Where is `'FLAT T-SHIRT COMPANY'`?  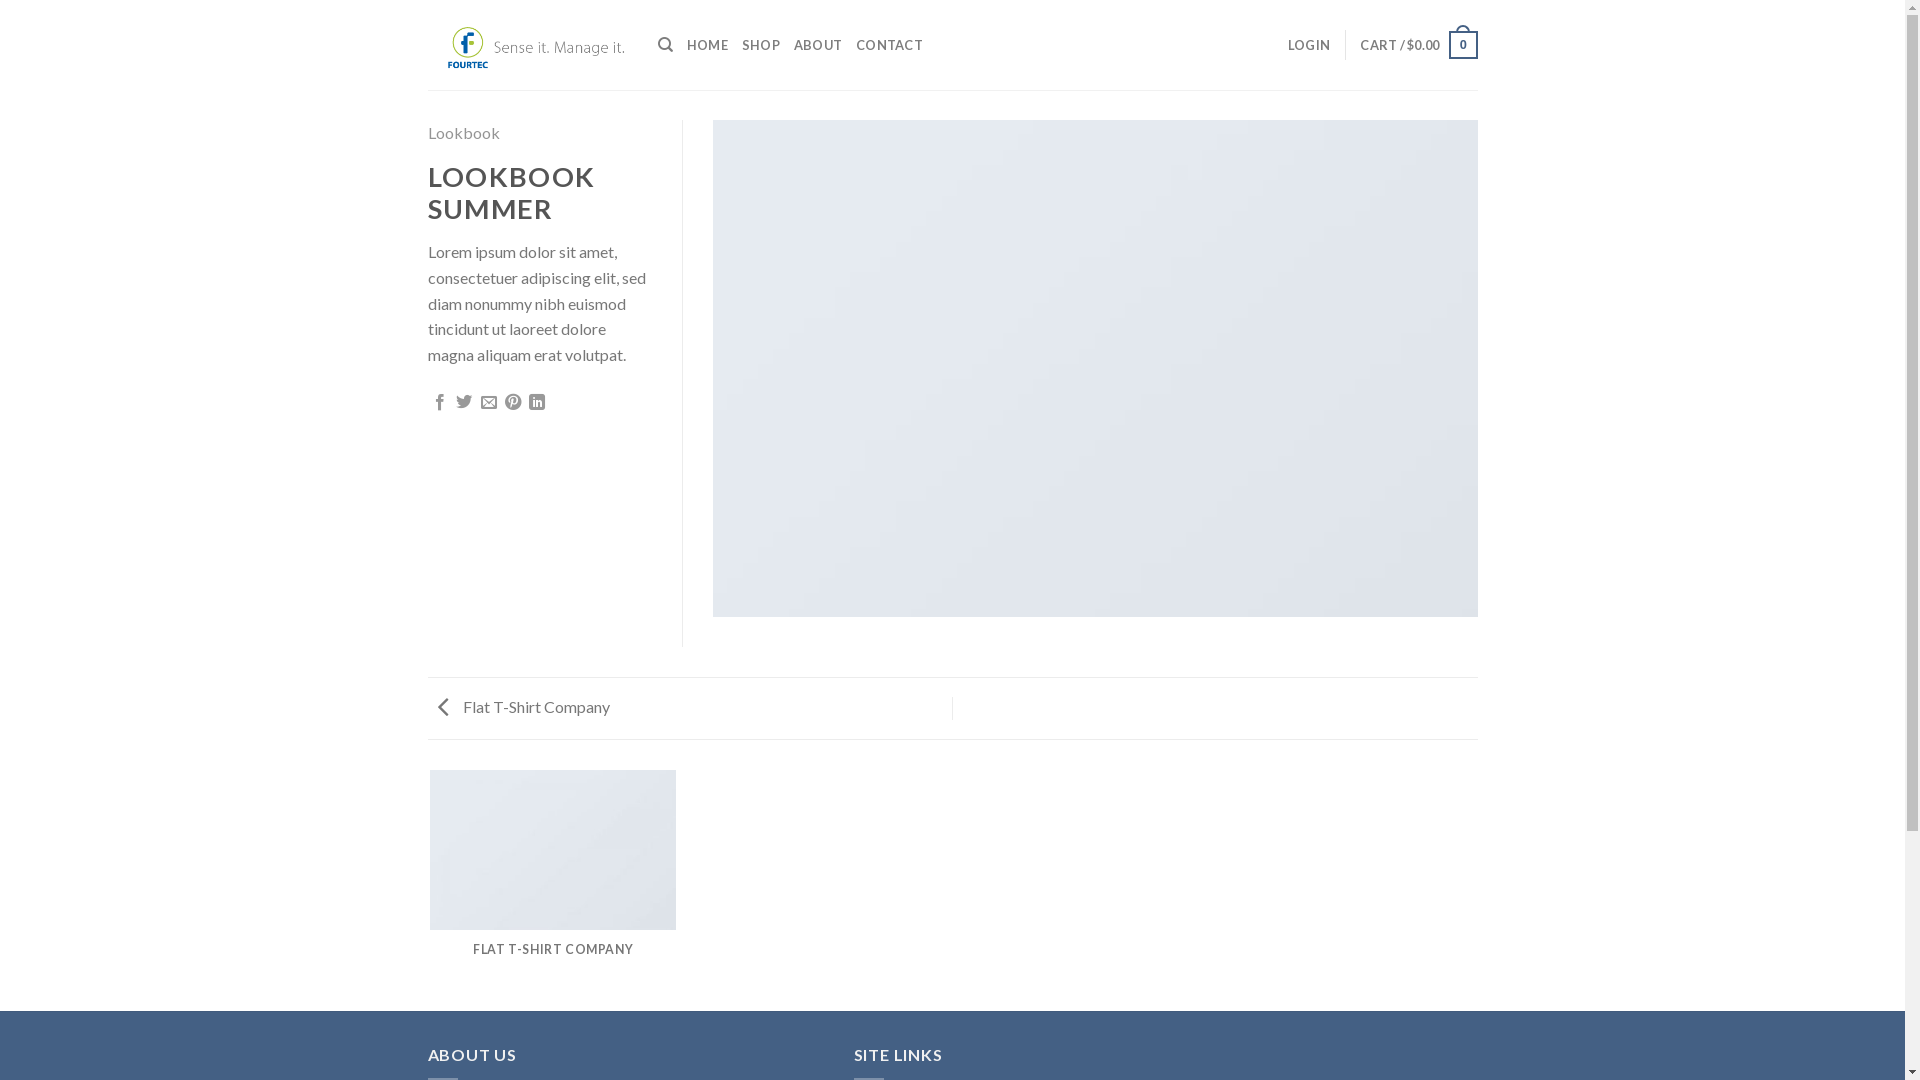 'FLAT T-SHIRT COMPANY' is located at coordinates (553, 879).